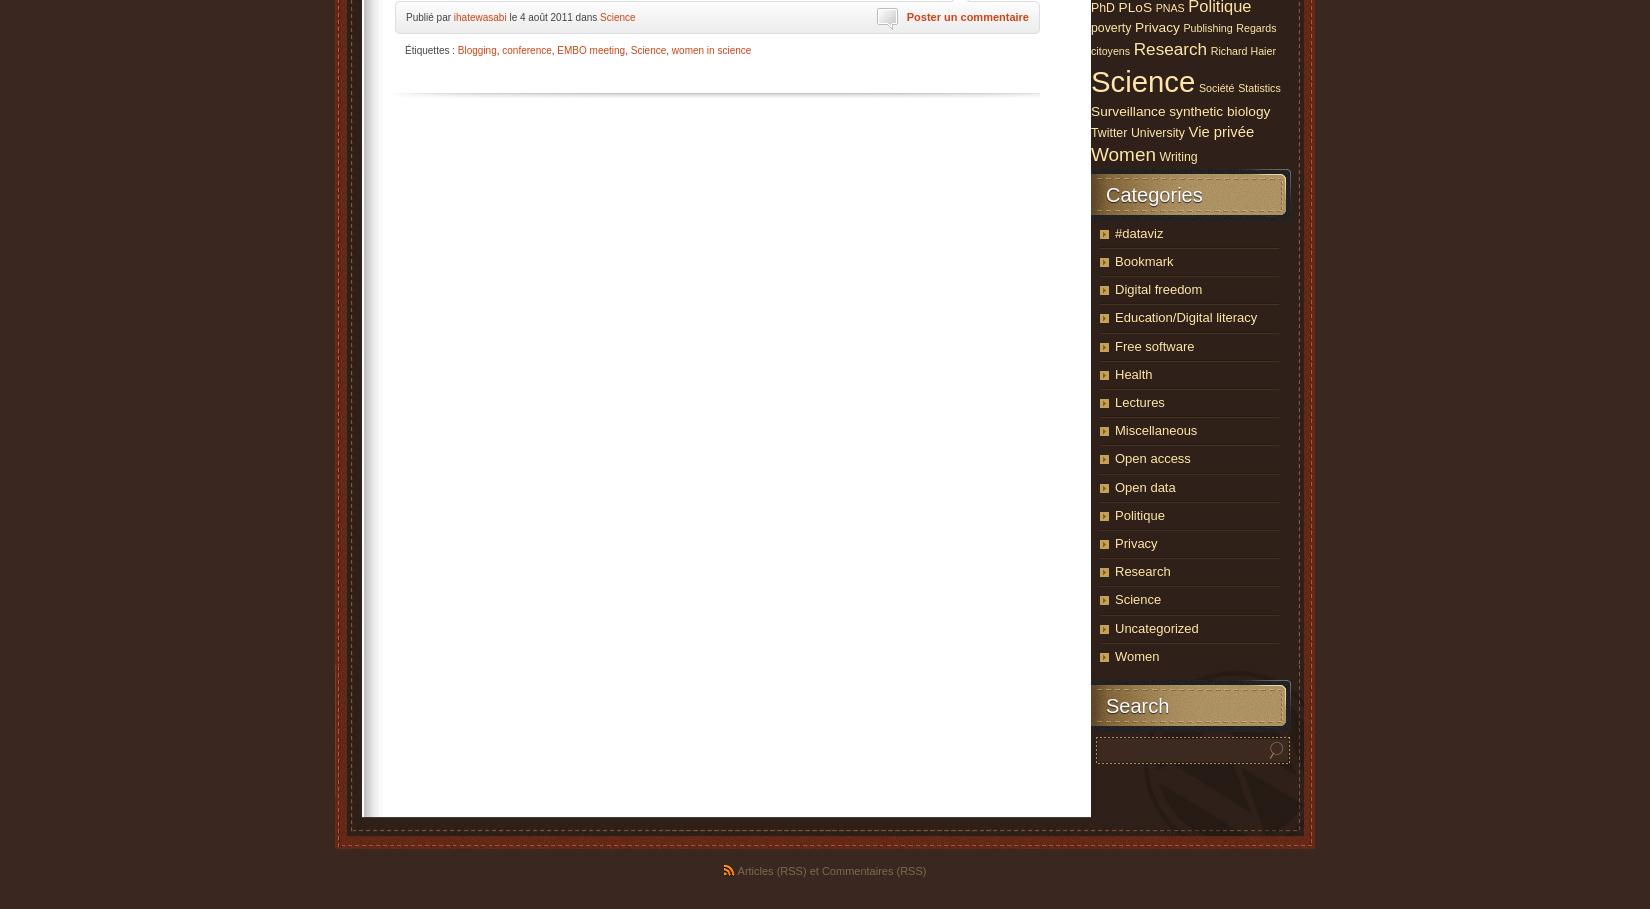  What do you see at coordinates (1257, 86) in the screenshot?
I see `'Statistics'` at bounding box center [1257, 86].